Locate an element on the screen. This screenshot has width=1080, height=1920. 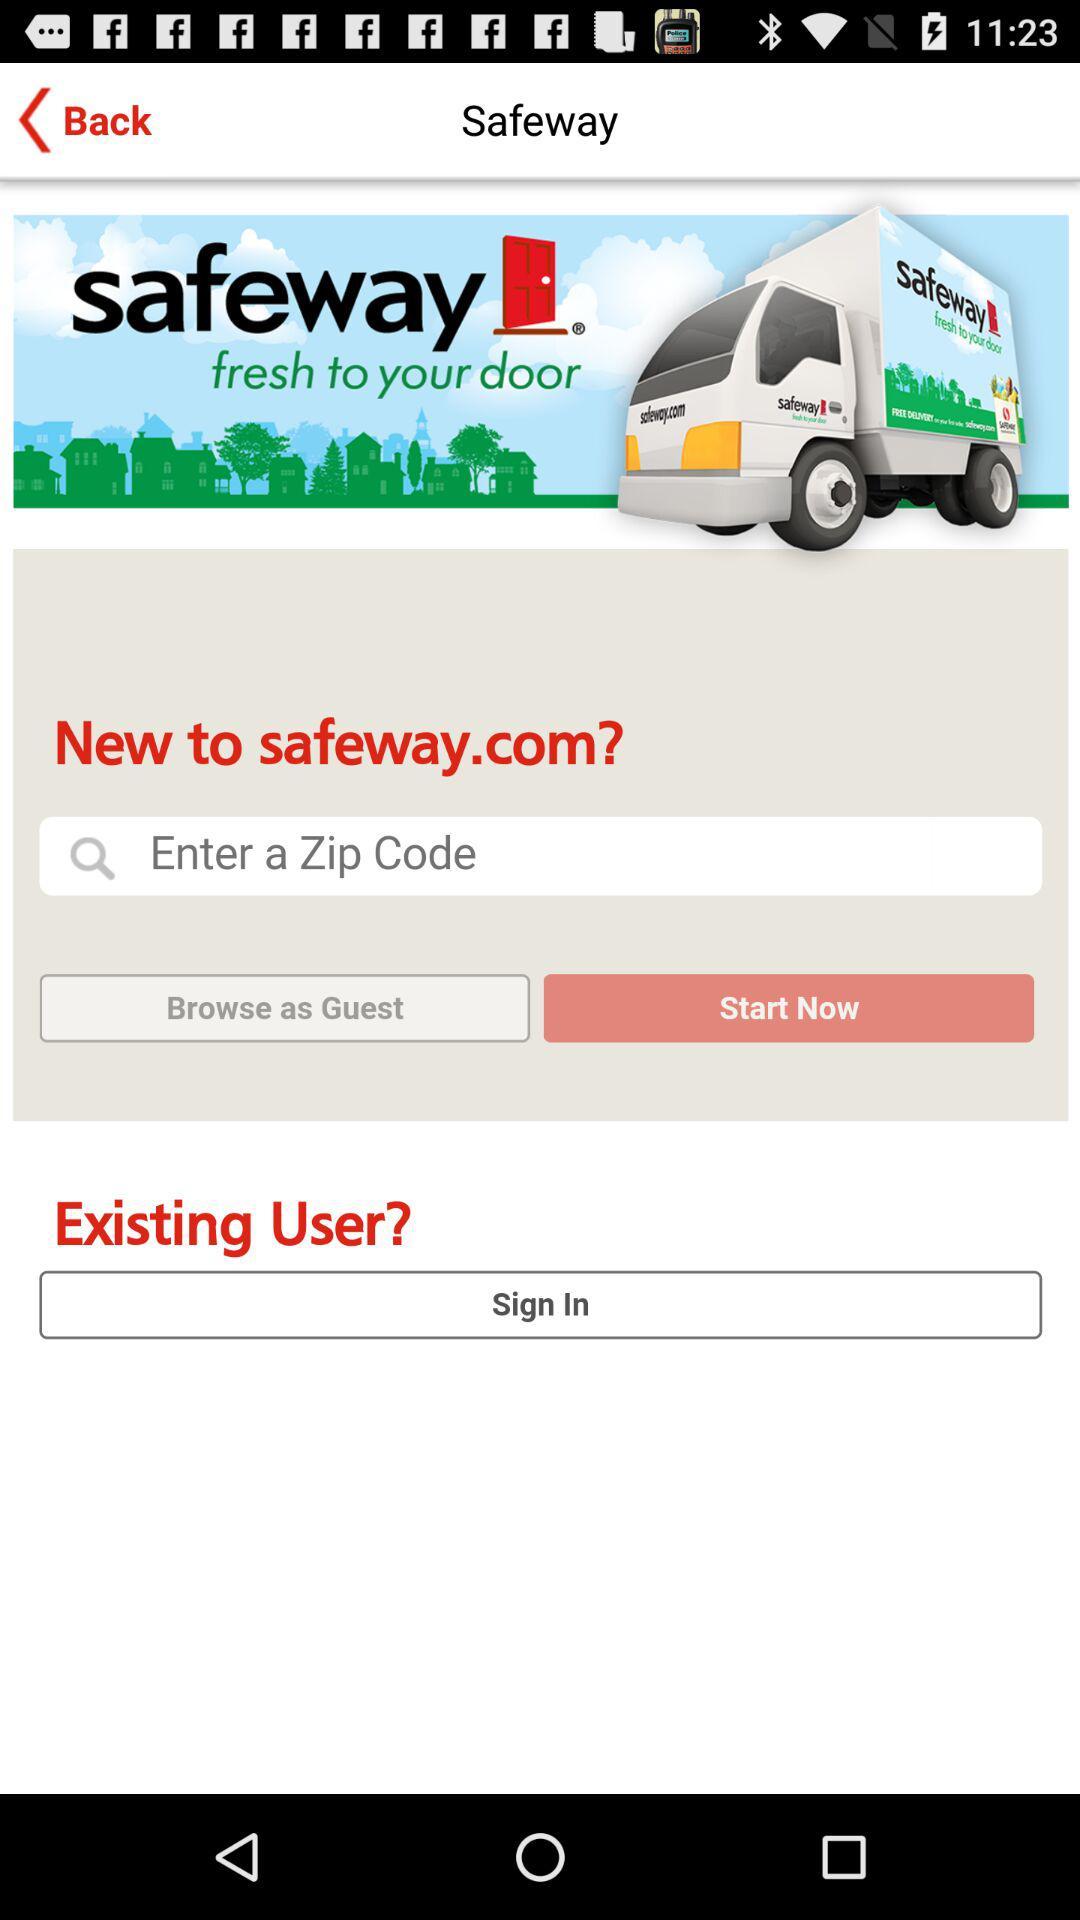
sign in is located at coordinates (540, 987).